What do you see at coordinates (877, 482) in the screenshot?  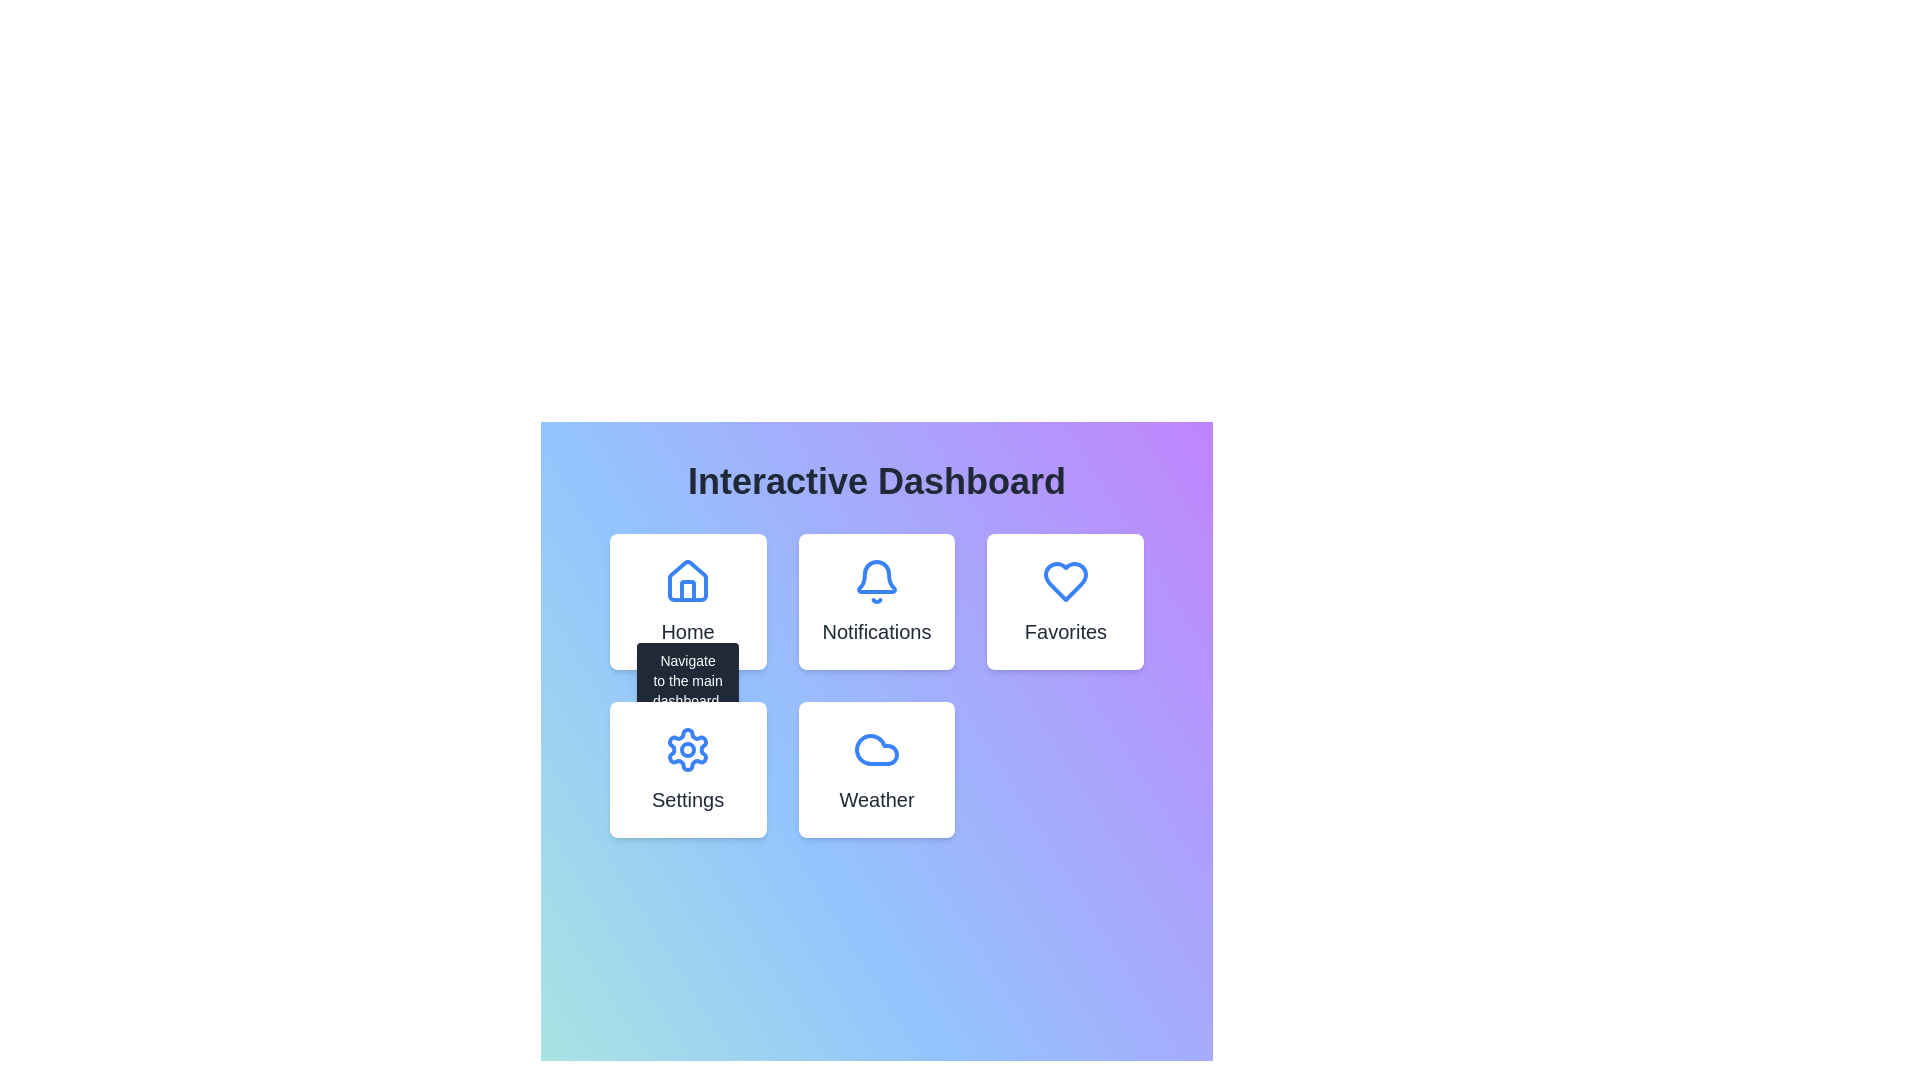 I see `the prominent header text labeled 'Interactive Dashboard', which is a large, bold, dark gray font centered at the top of the interface` at bounding box center [877, 482].